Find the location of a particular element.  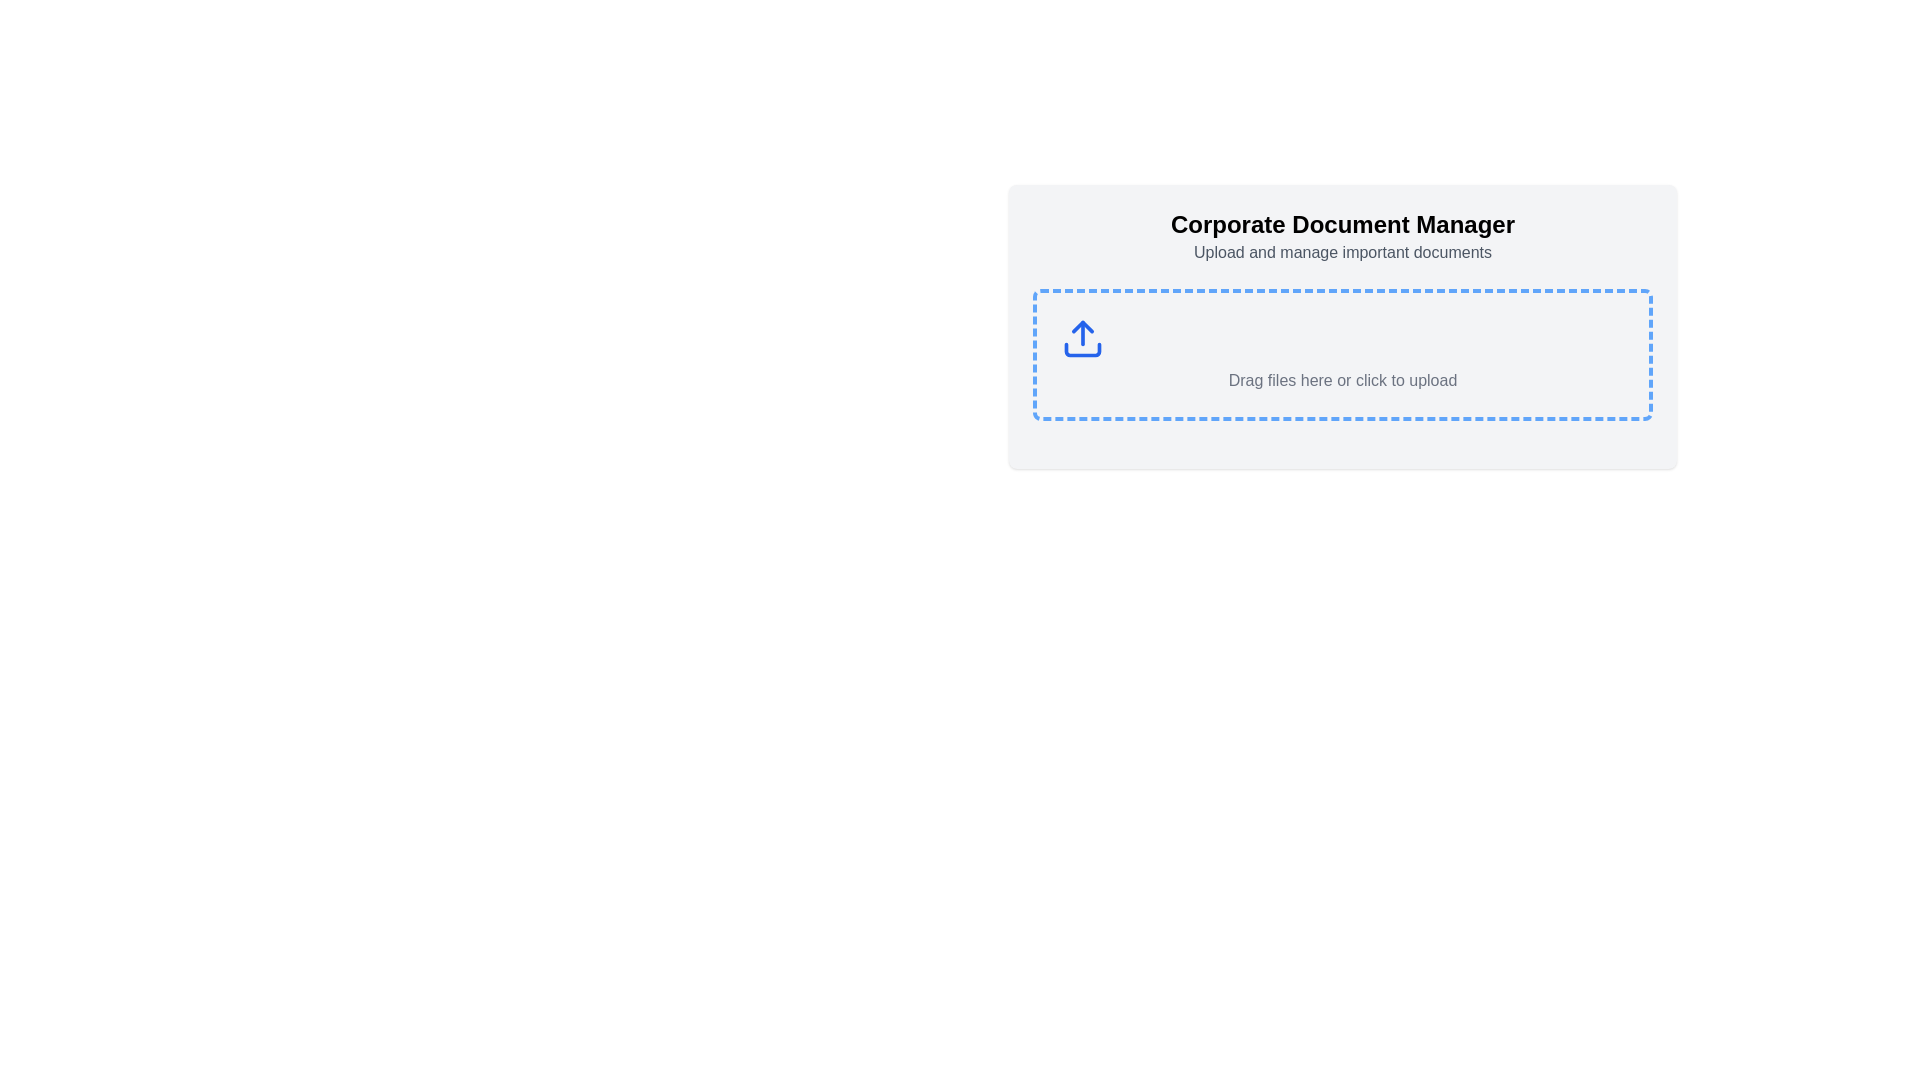

the upload icon located near the top-left corner of the interactive box that prompts users to upload files, positioned centrally above the descriptive text is located at coordinates (1082, 338).